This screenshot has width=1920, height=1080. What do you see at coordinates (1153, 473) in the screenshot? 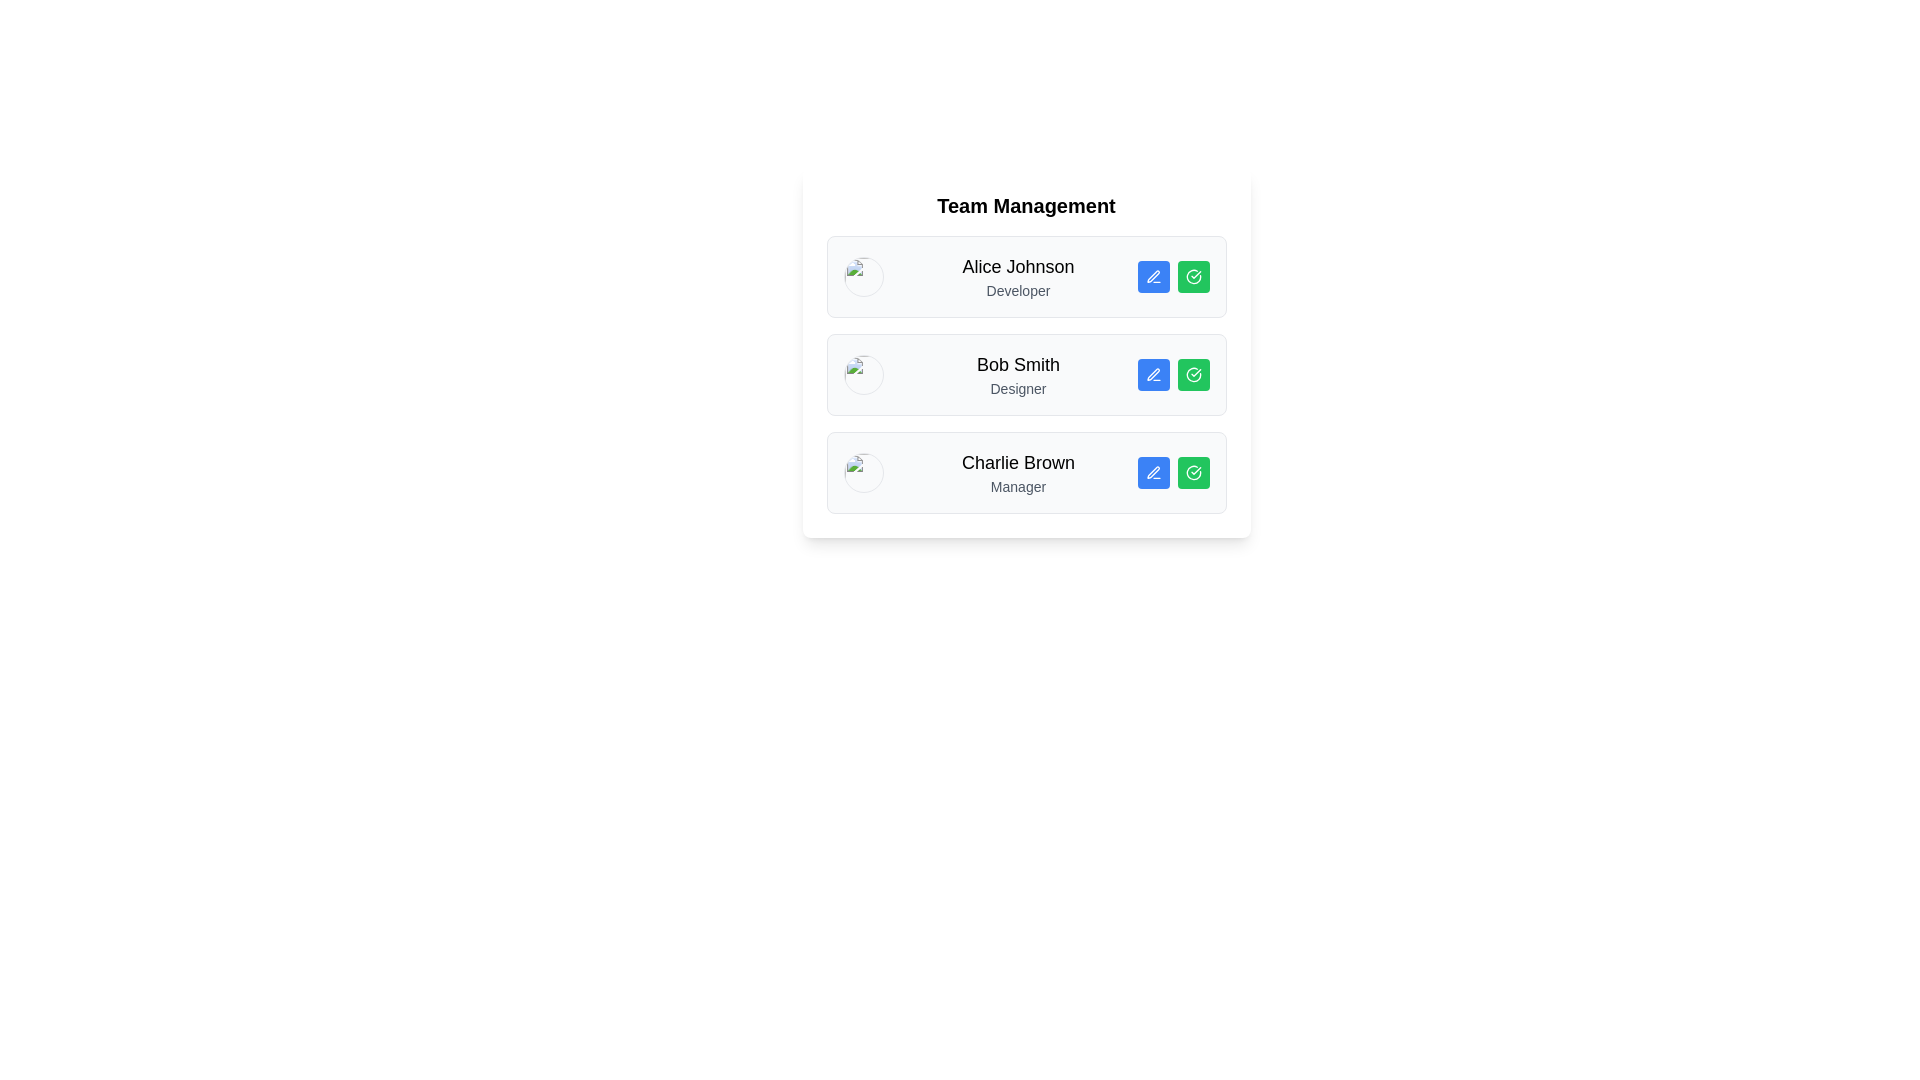
I see `the edit Icon Button located in the second slot of action buttons on the right within the panel of 'Charlie Brown'` at bounding box center [1153, 473].